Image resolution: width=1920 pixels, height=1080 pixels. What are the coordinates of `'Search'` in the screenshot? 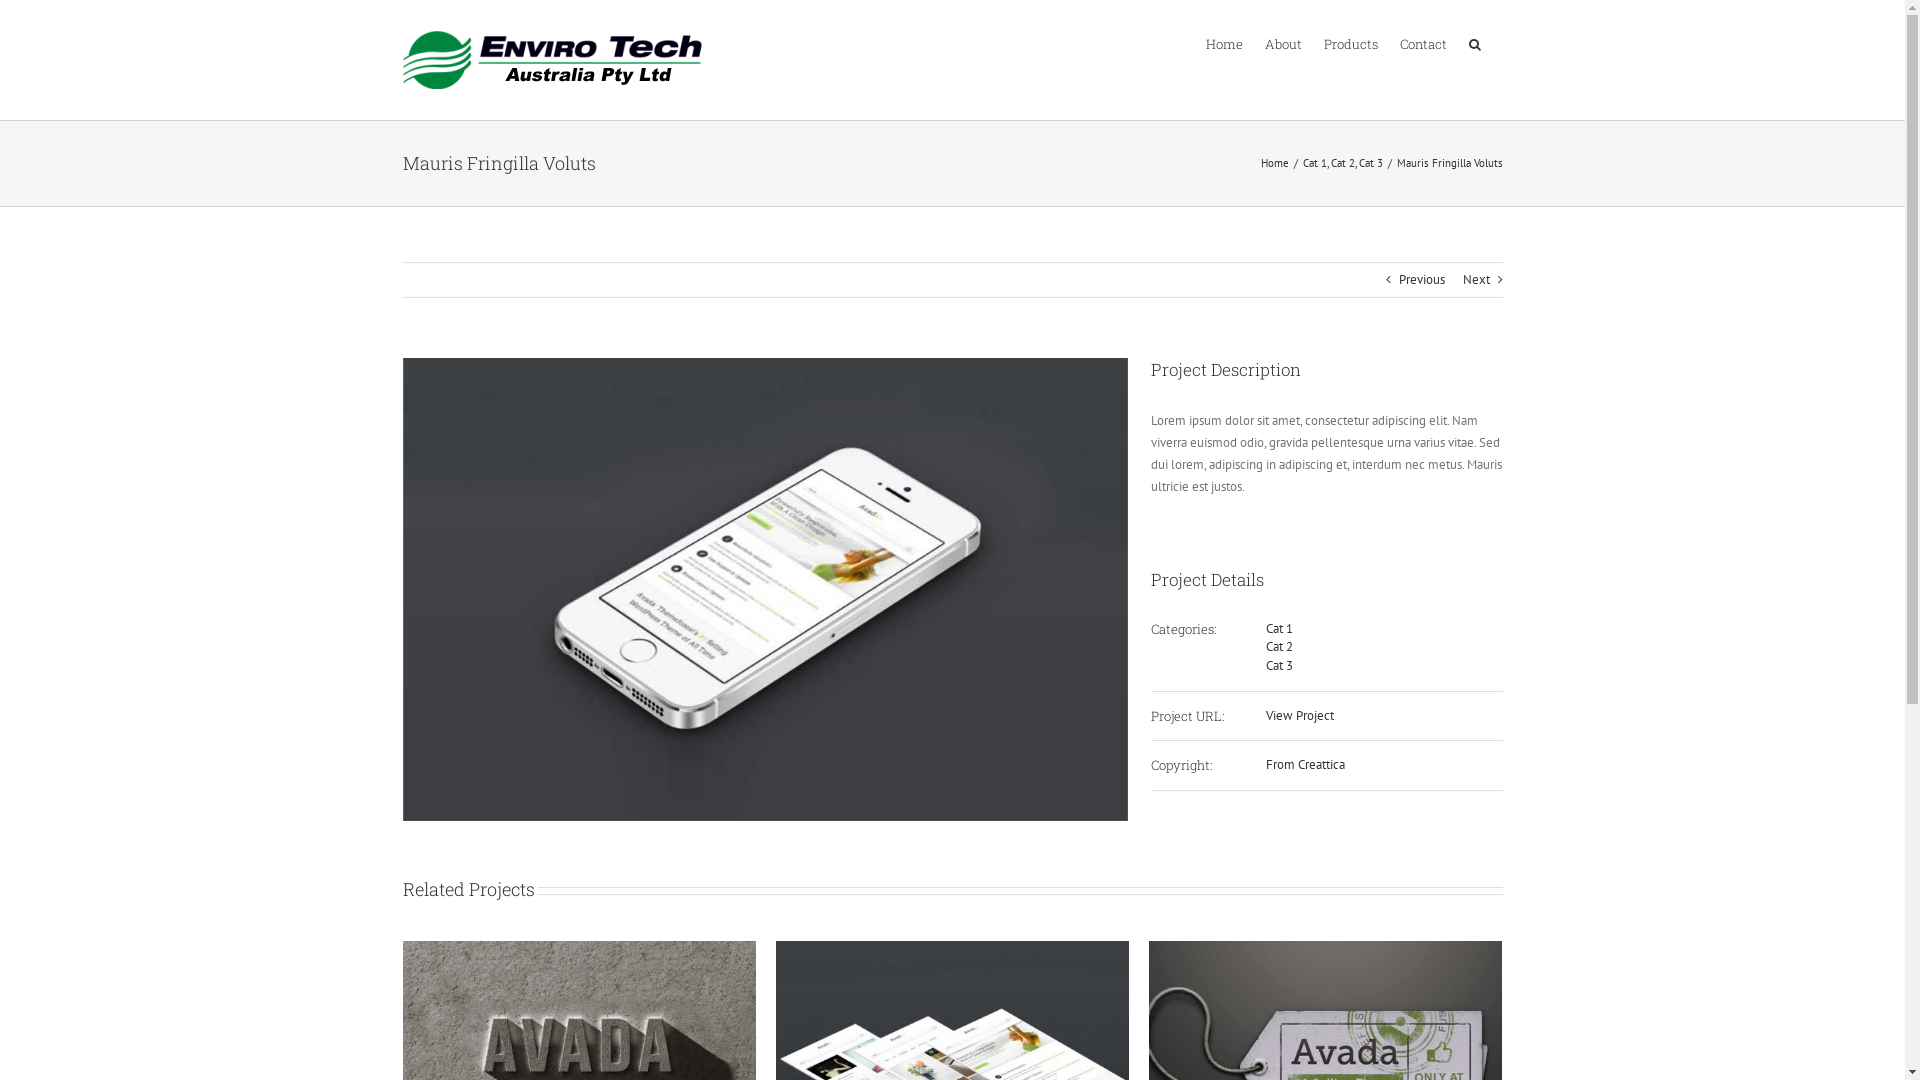 It's located at (1473, 42).